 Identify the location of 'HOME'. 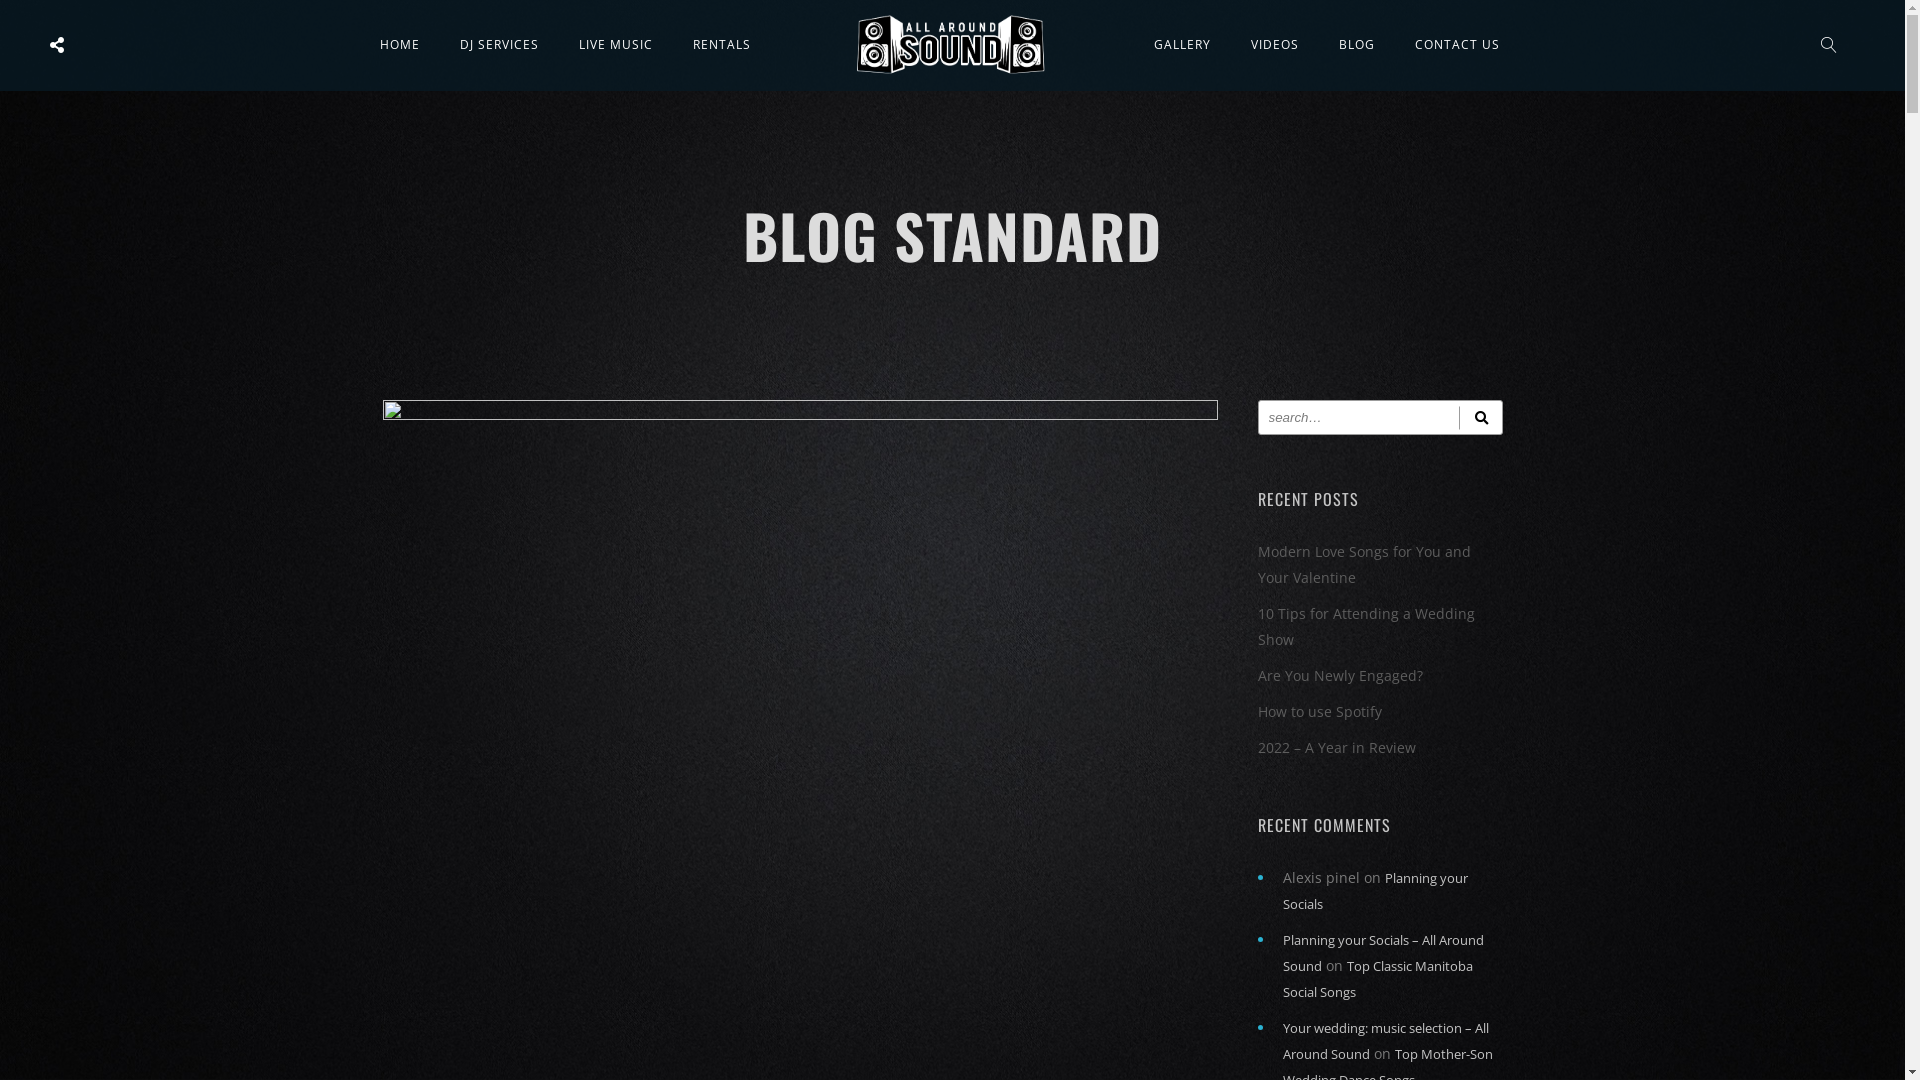
(399, 44).